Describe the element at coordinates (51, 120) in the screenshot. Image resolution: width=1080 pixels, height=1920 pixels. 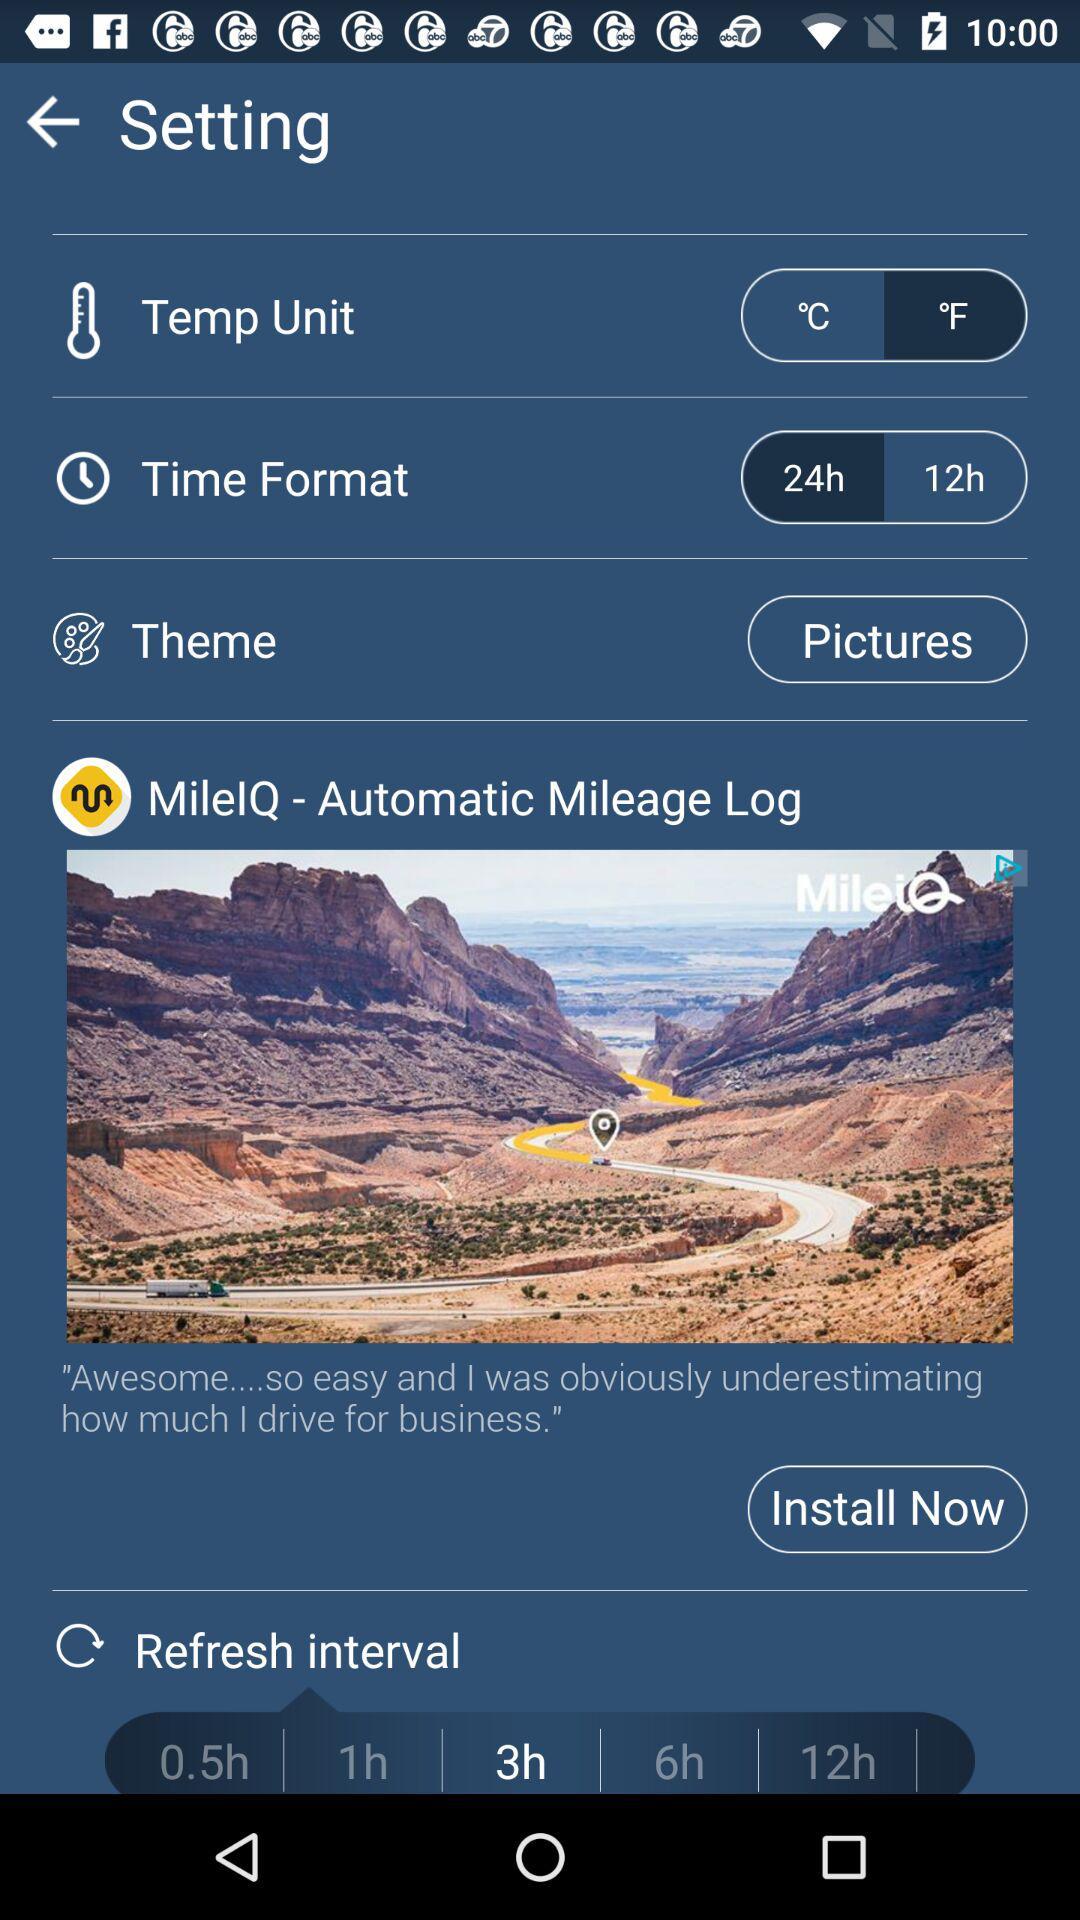
I see `go do rading` at that location.